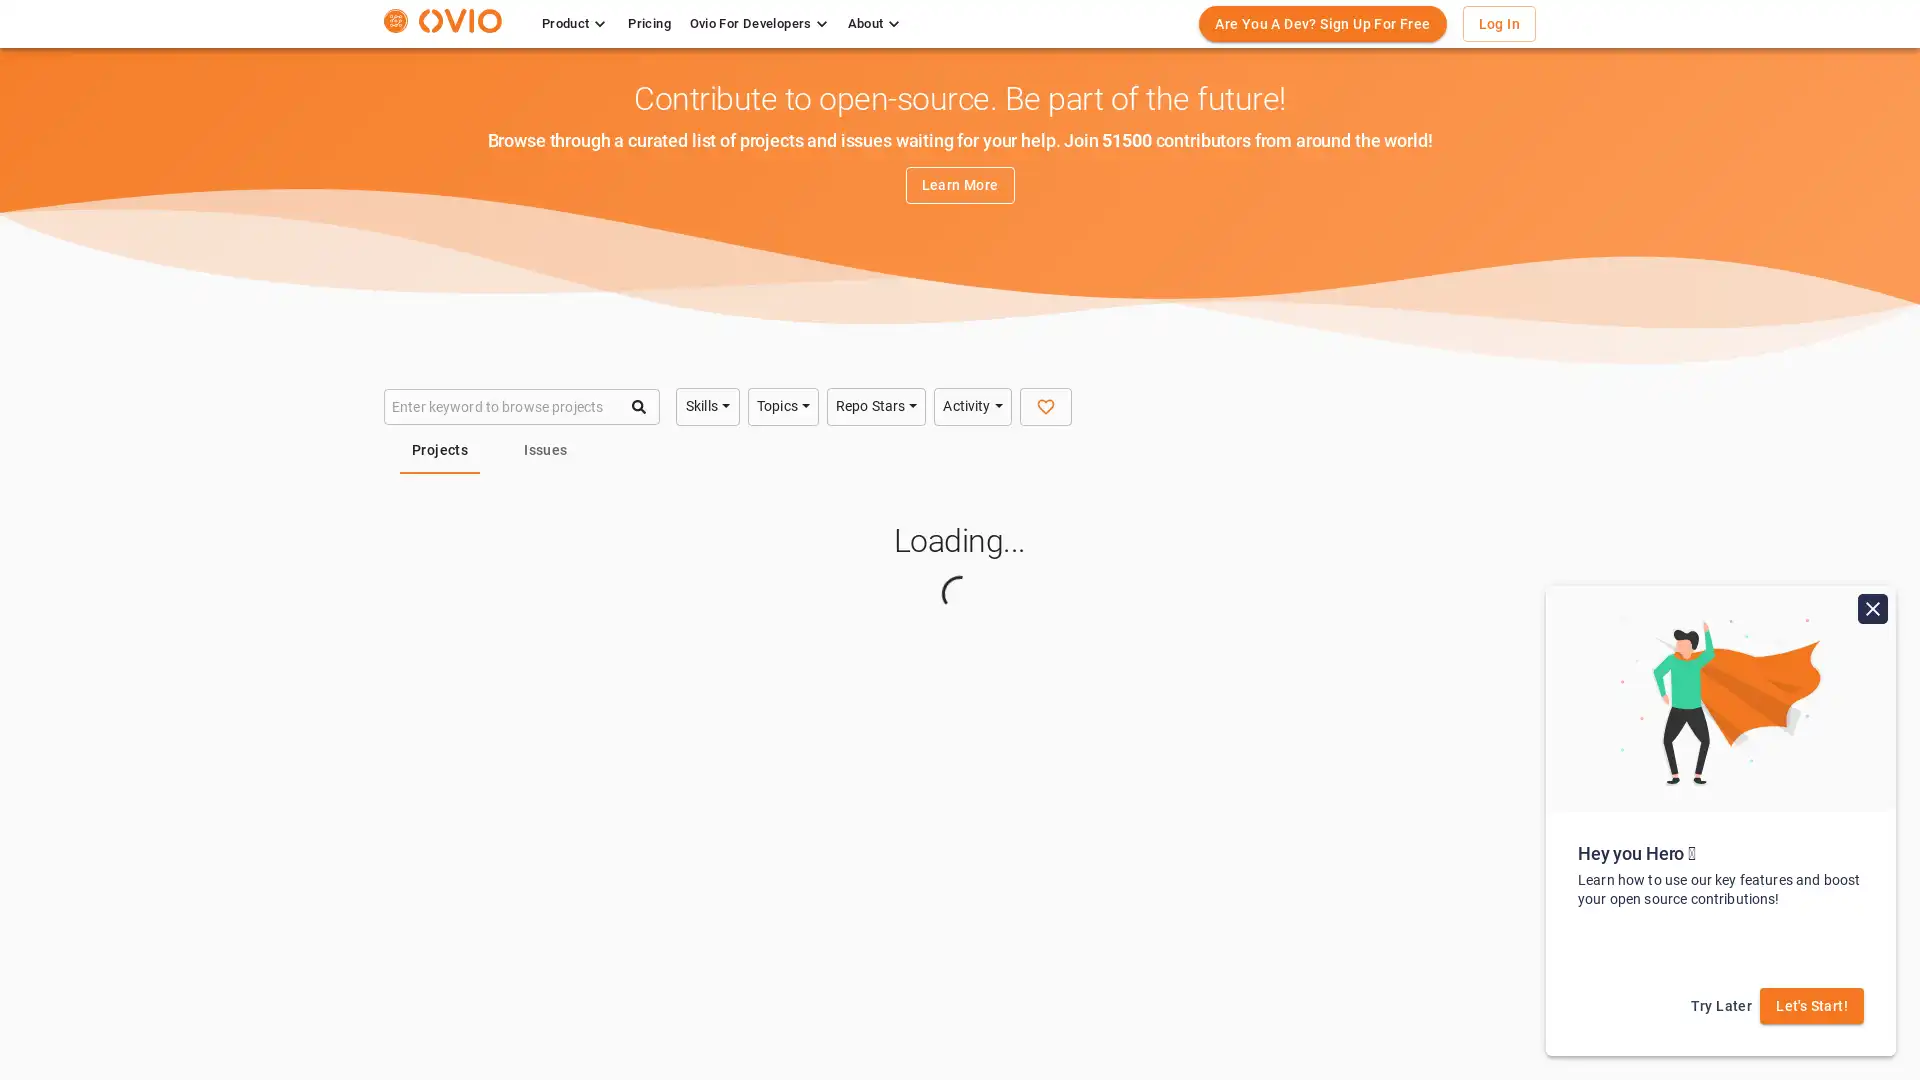 This screenshot has width=1920, height=1080. I want to click on Ovio For Developers, so click(758, 23).